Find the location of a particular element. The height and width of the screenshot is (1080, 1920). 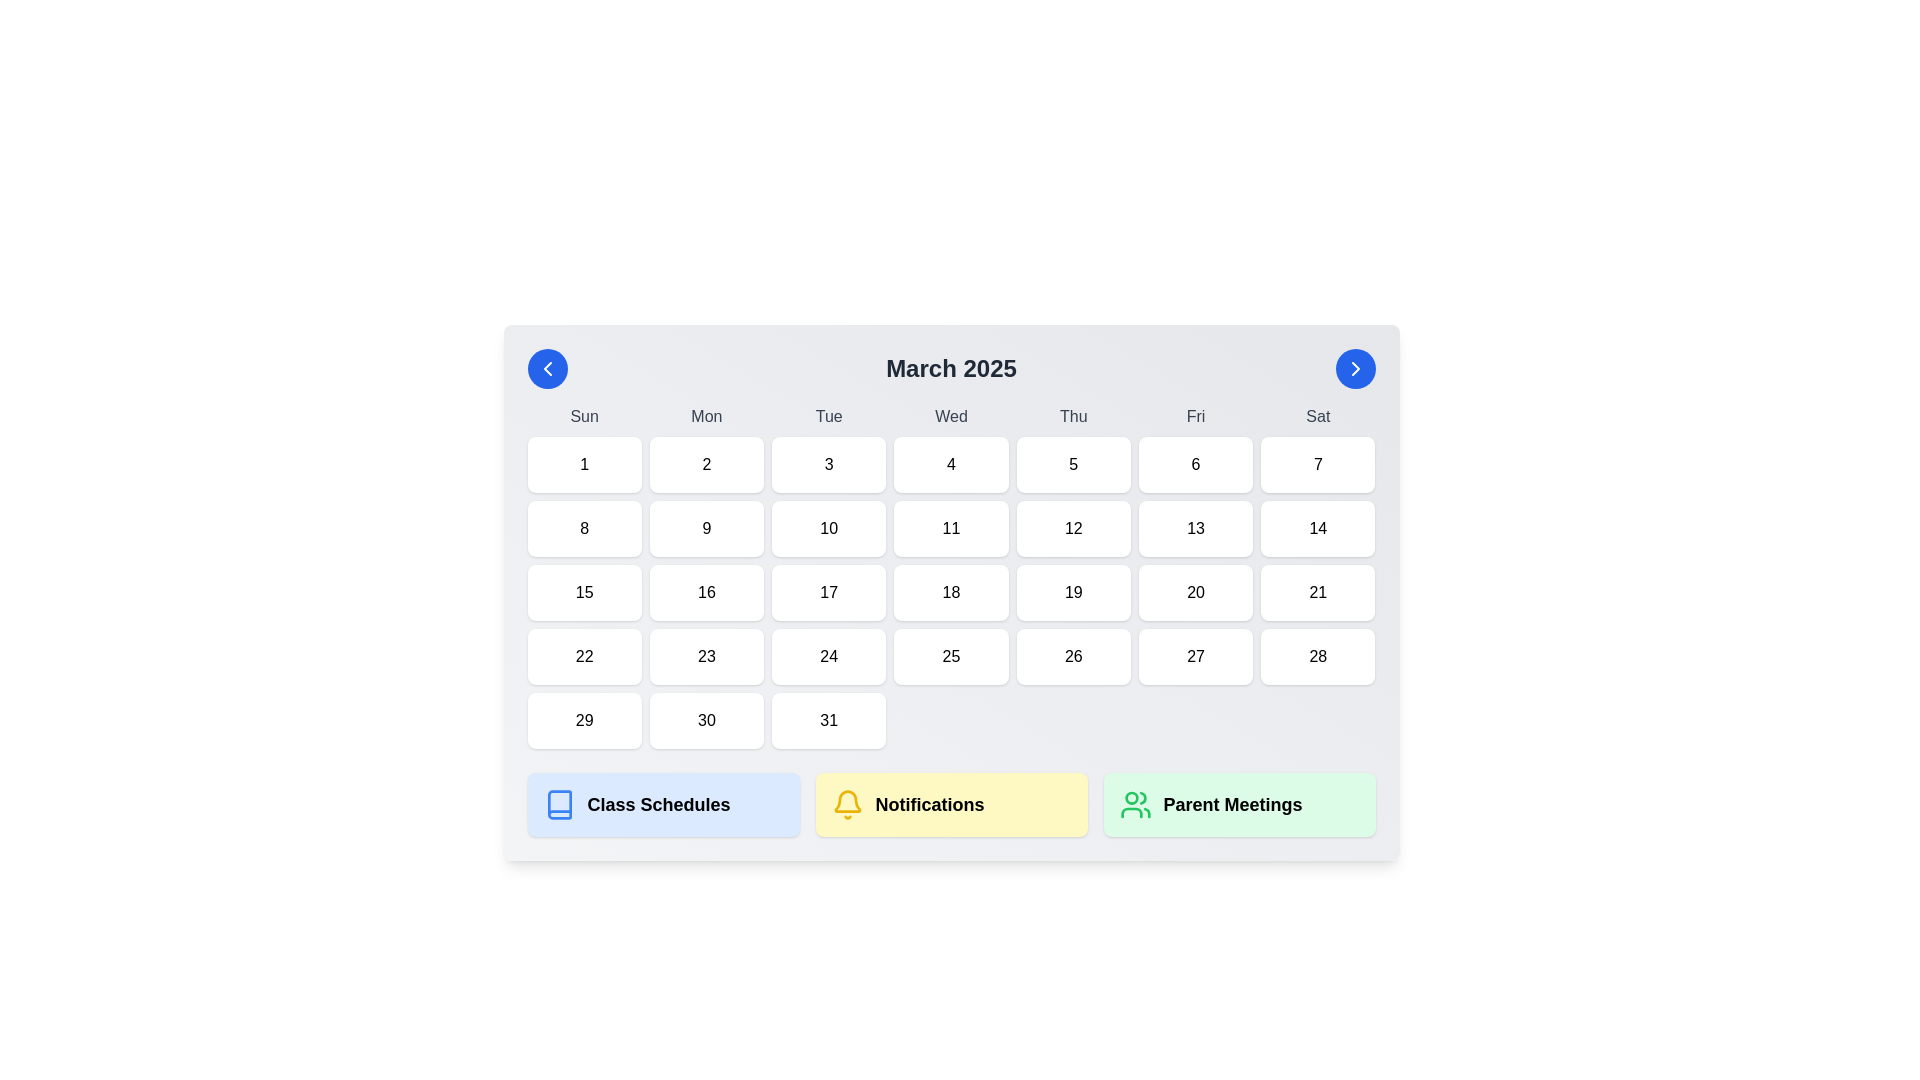

keyboard navigation is located at coordinates (950, 656).